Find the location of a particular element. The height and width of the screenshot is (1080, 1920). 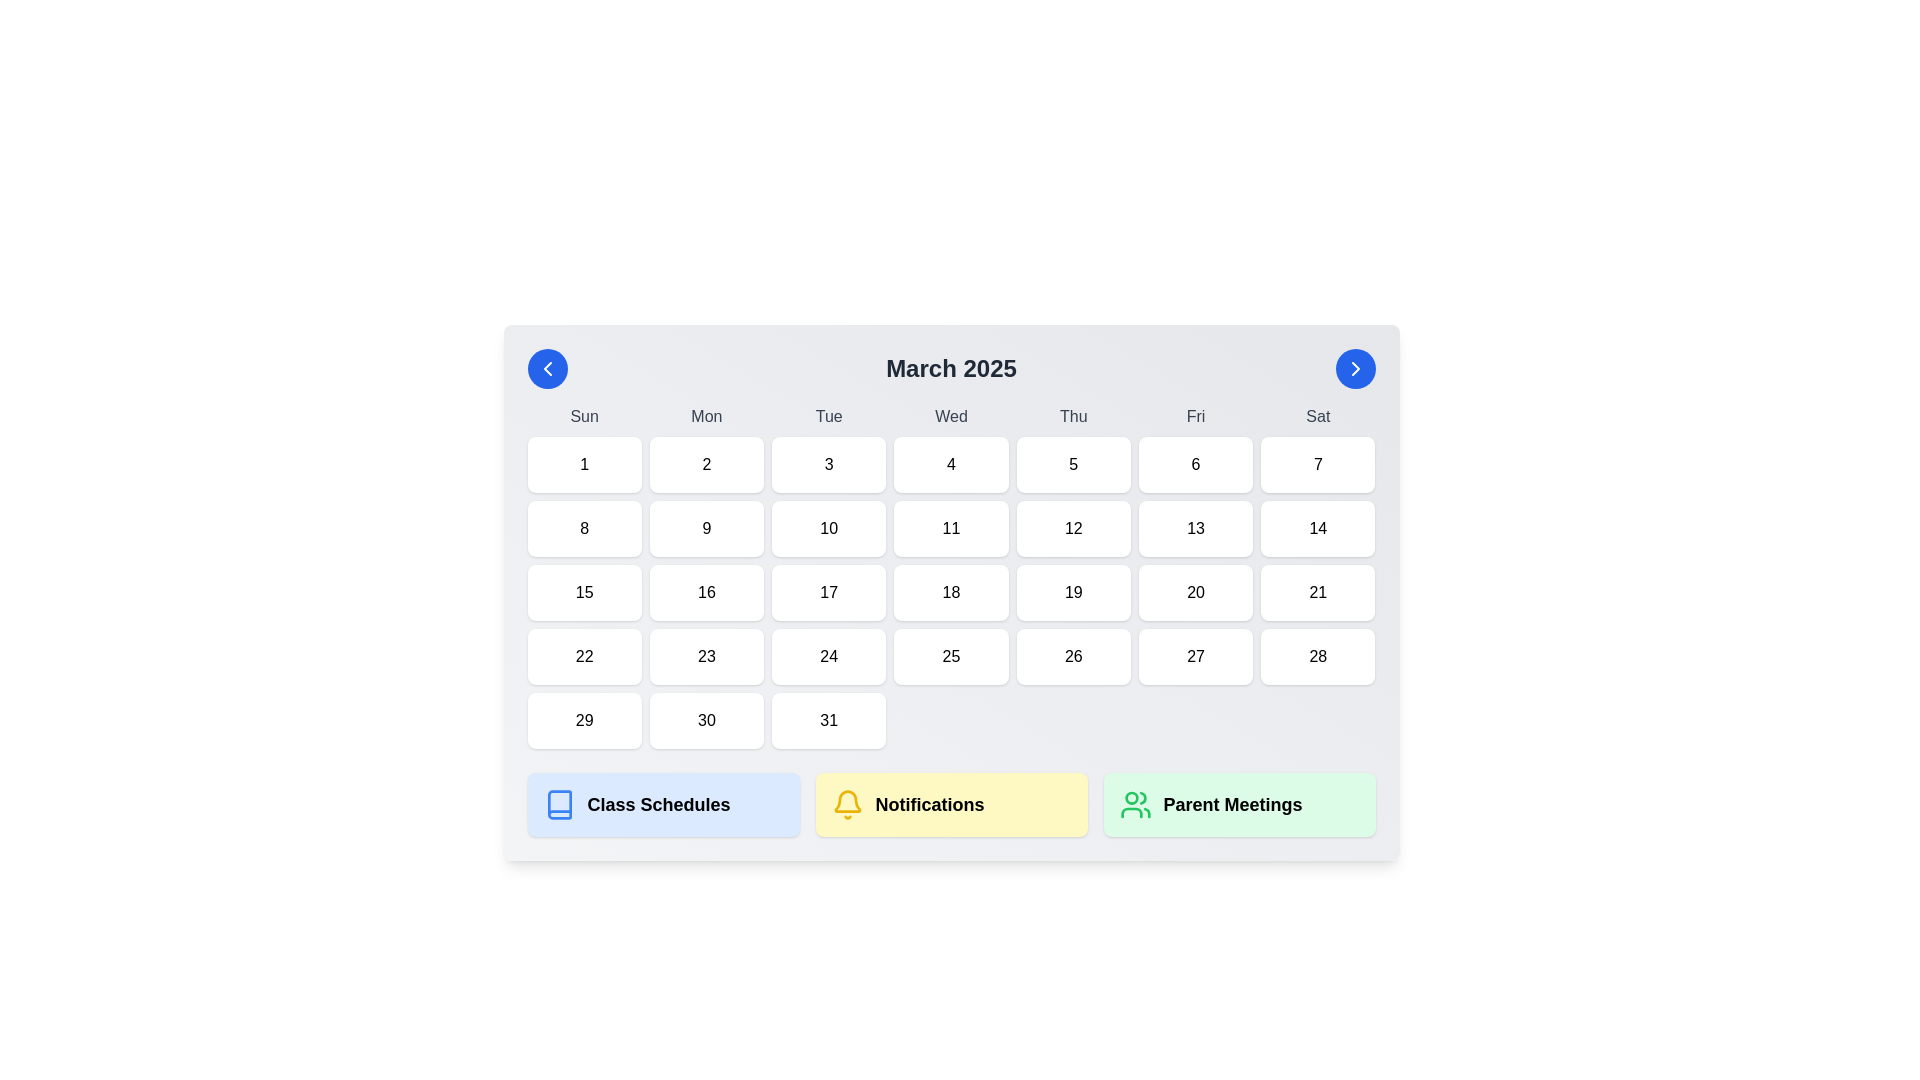

keyboard navigation is located at coordinates (950, 656).